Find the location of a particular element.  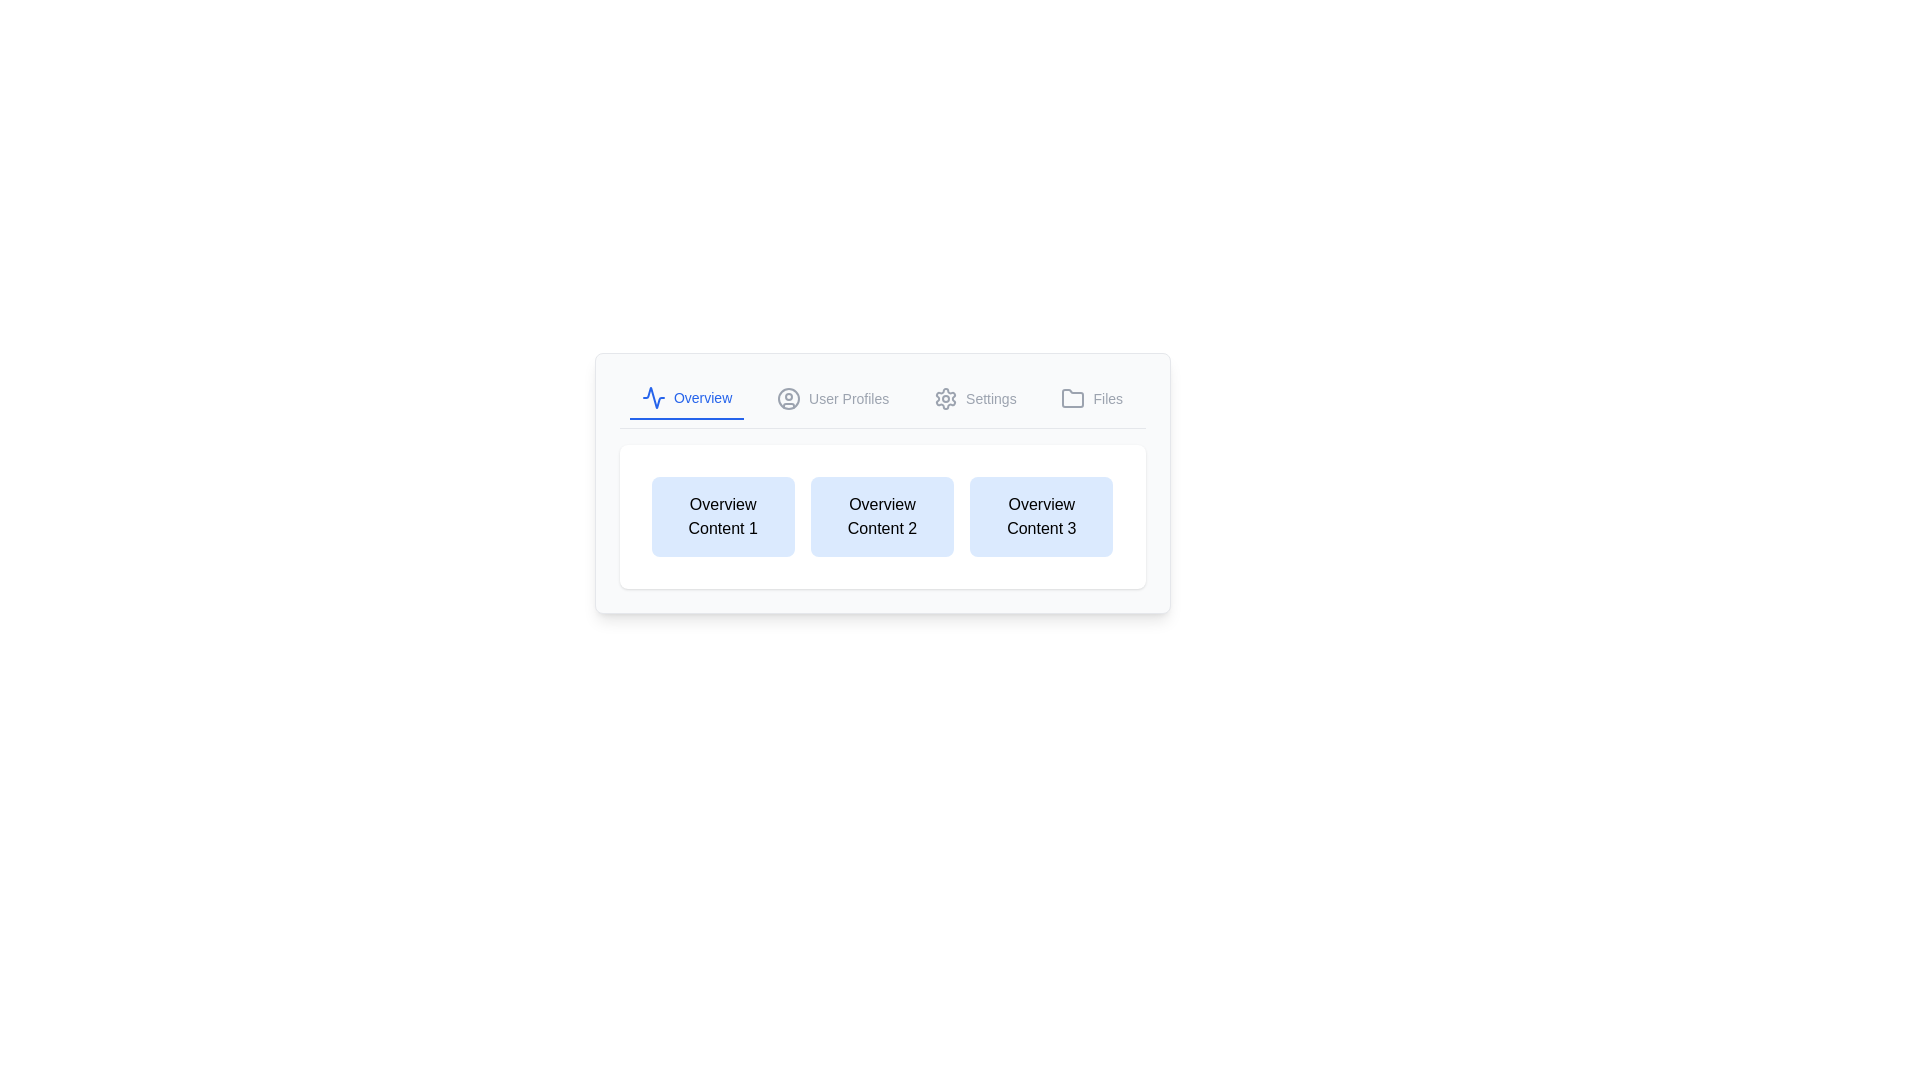

the settings button icon, which serves as a visual indicator for configuration options, located between the user profiles icon and the text label 'Settings' in the navigation bar is located at coordinates (944, 398).